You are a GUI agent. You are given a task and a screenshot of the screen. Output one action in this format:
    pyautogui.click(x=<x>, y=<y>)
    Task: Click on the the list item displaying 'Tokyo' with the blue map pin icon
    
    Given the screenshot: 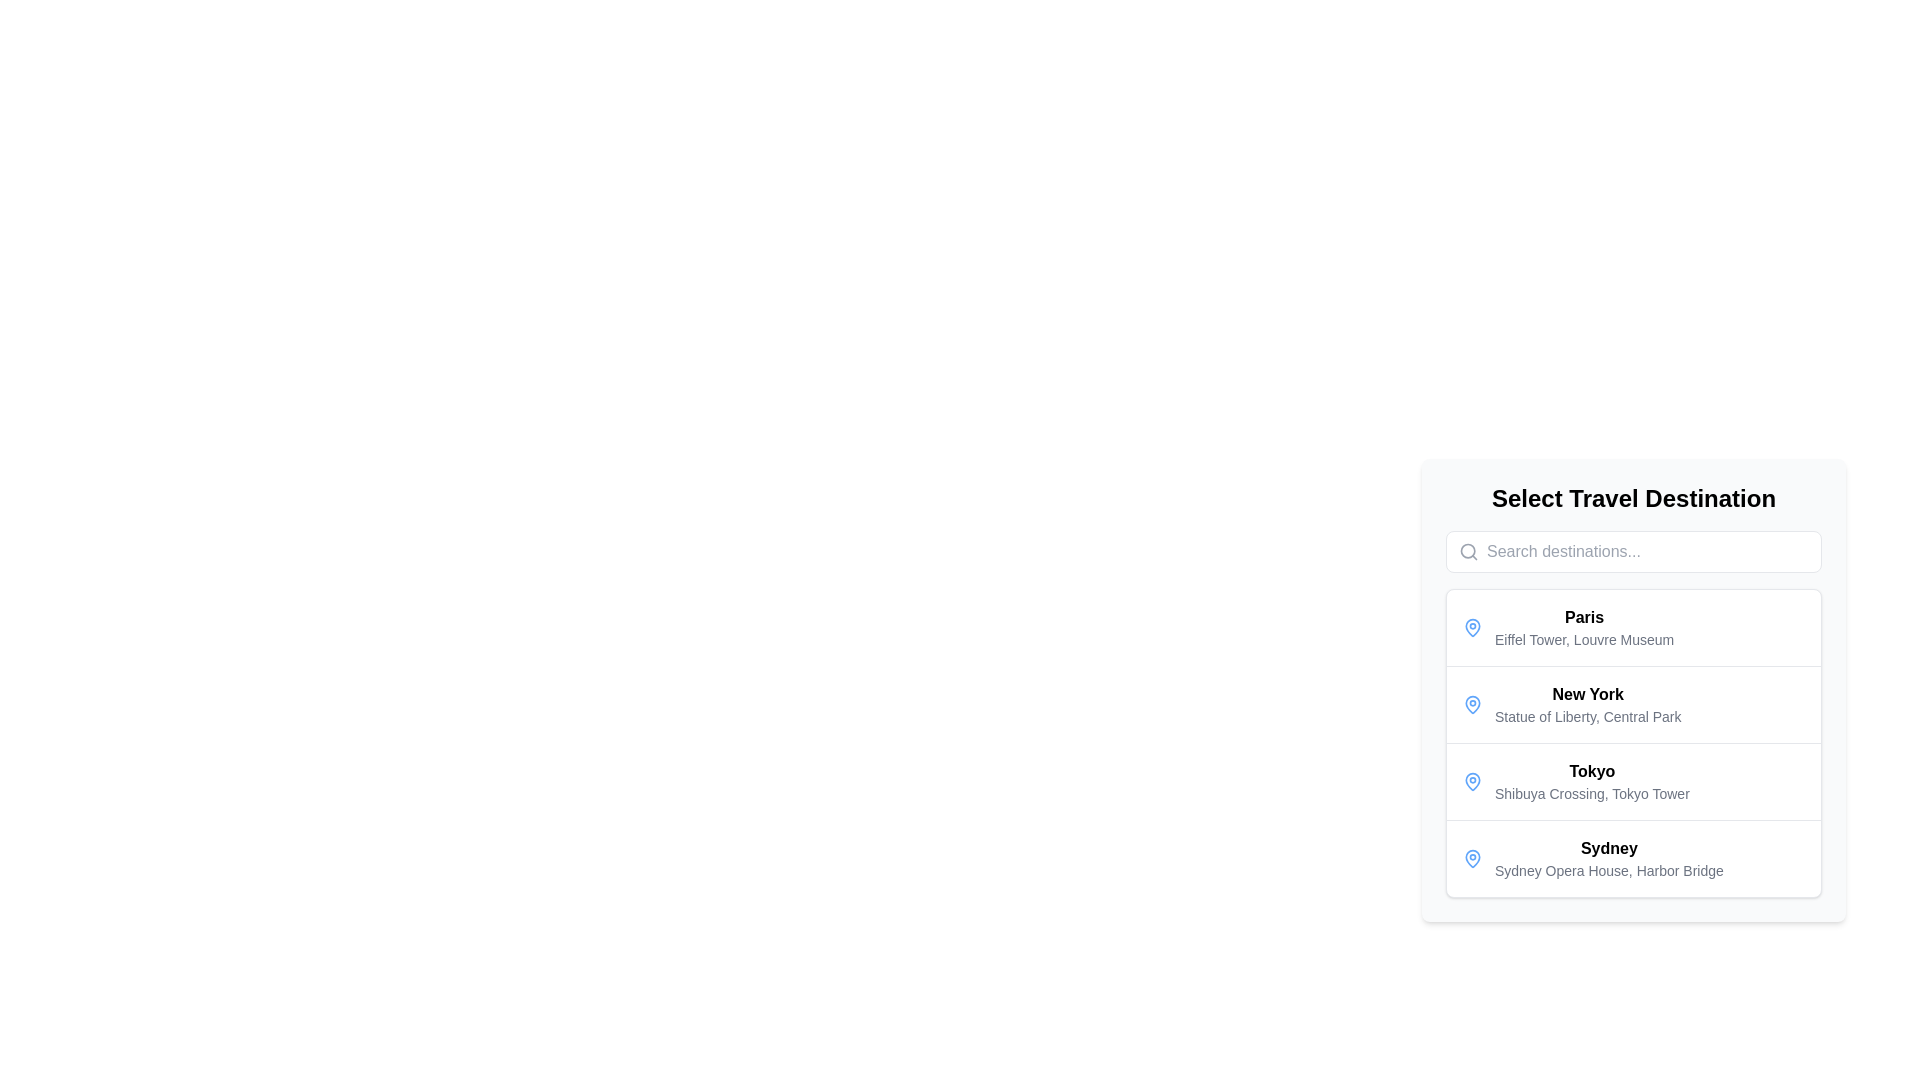 What is the action you would take?
    pyautogui.click(x=1633, y=781)
    